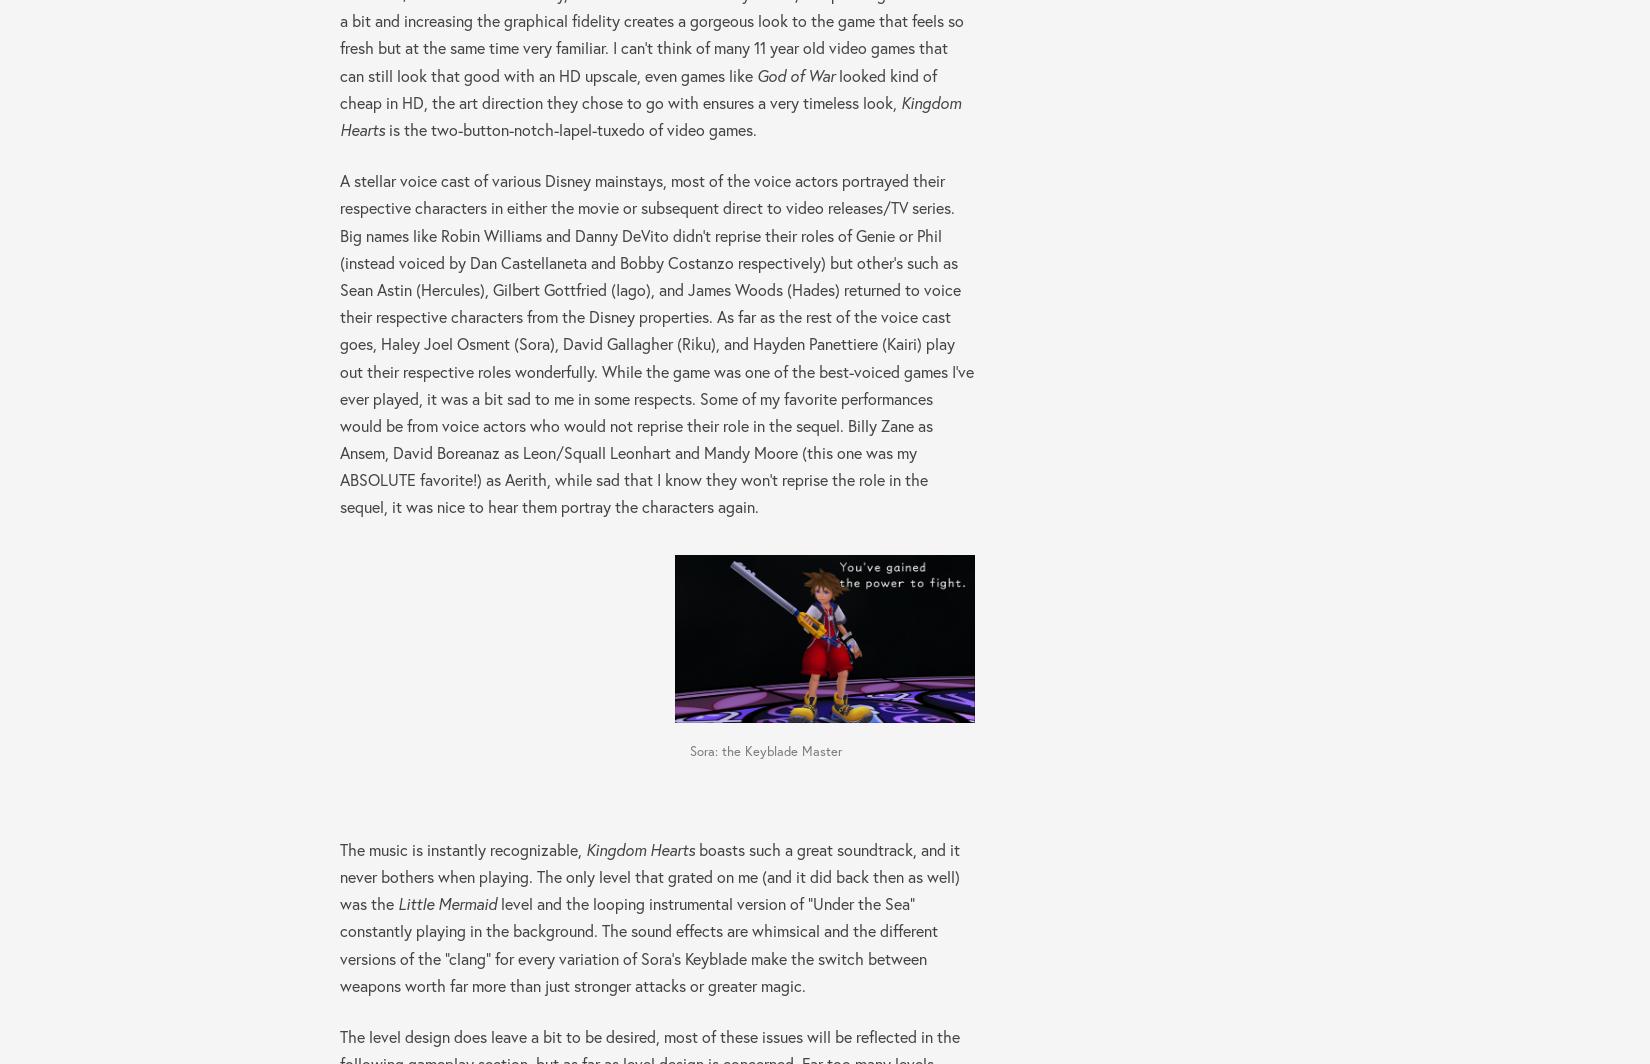  Describe the element at coordinates (446, 903) in the screenshot. I see `'Little Mermaid'` at that location.